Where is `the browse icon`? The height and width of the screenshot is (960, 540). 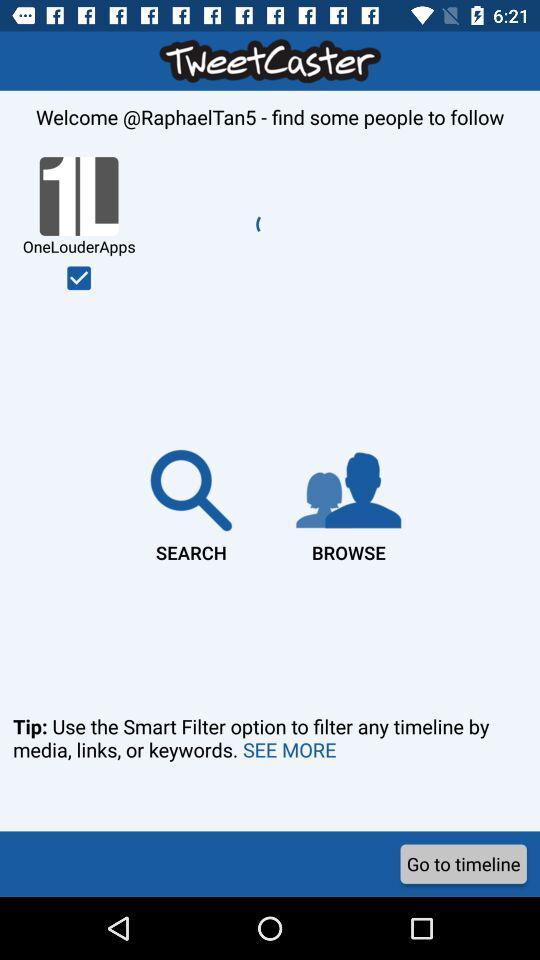 the browse icon is located at coordinates (347, 501).